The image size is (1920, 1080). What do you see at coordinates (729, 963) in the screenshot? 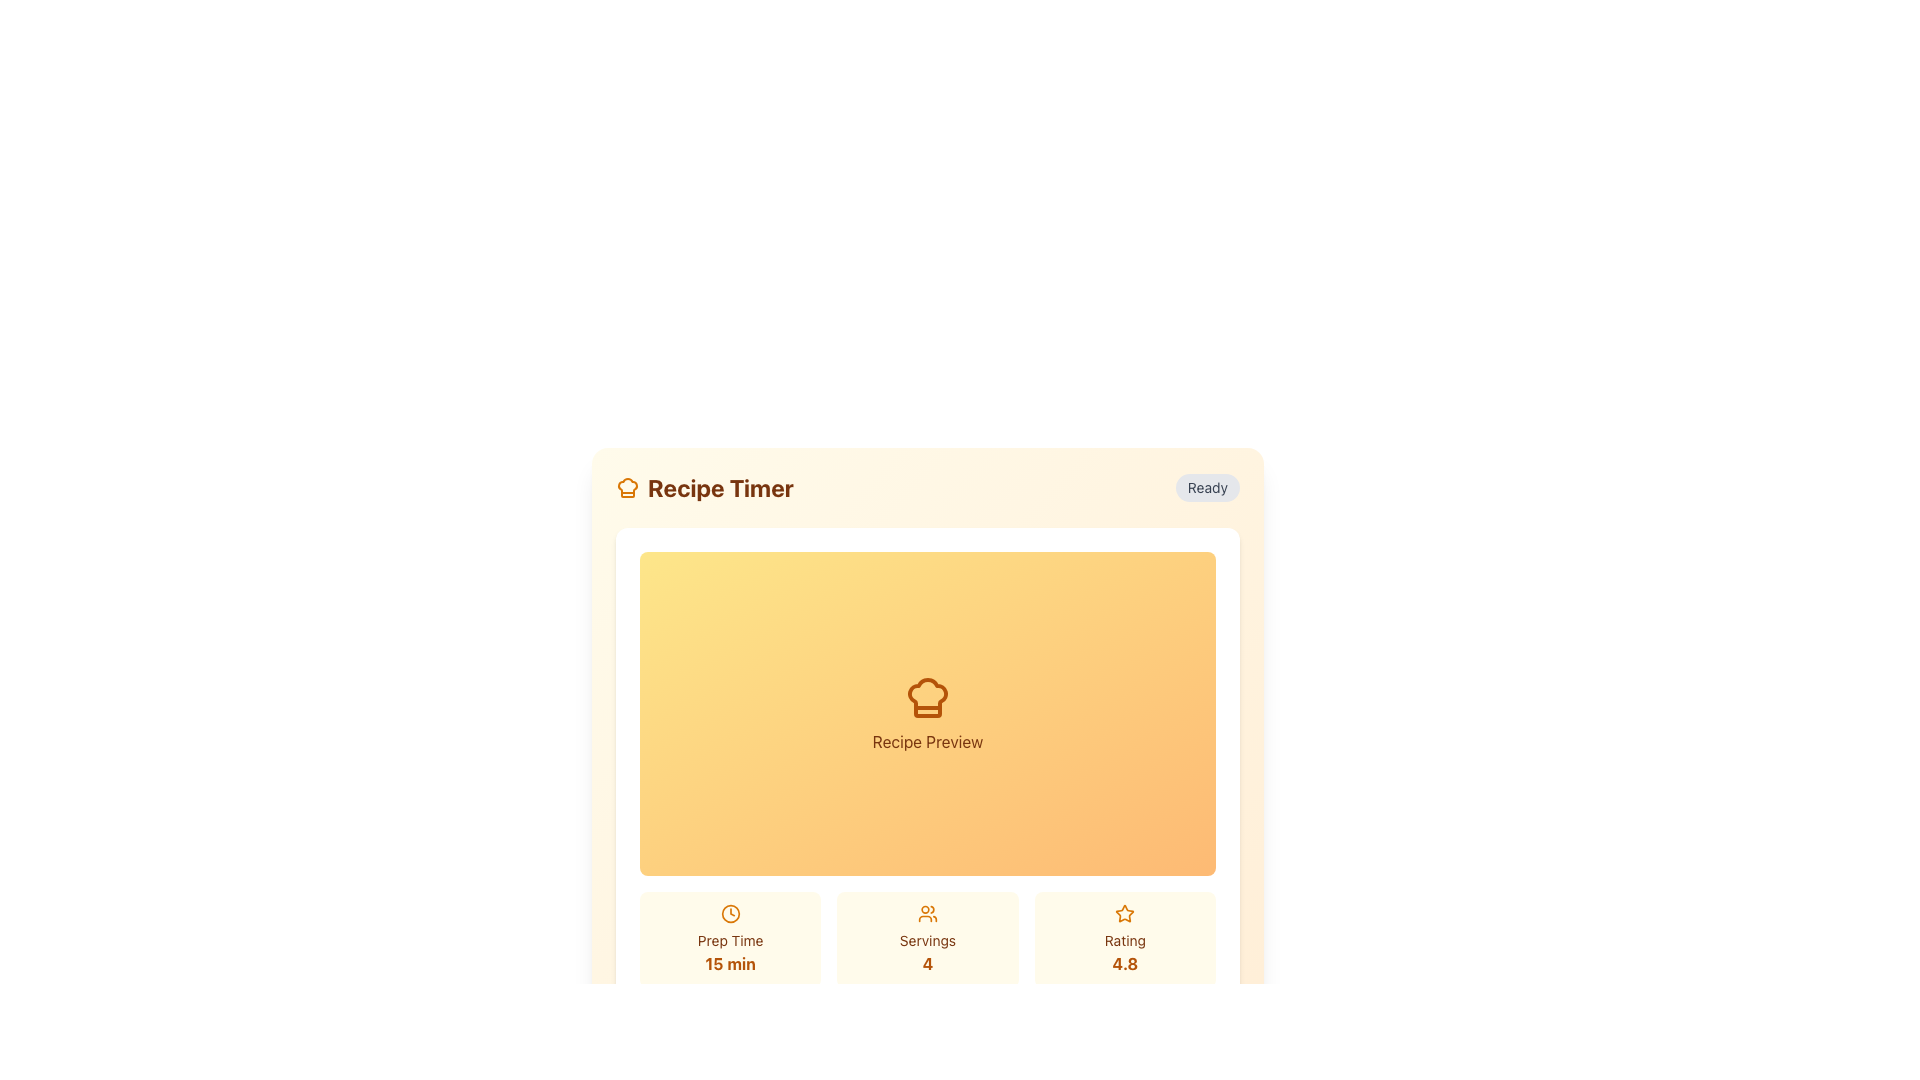
I see `the text label displaying '15 min' in bold amber-colored text, which is located within the 'Prep Time' section of the UI` at bounding box center [729, 963].